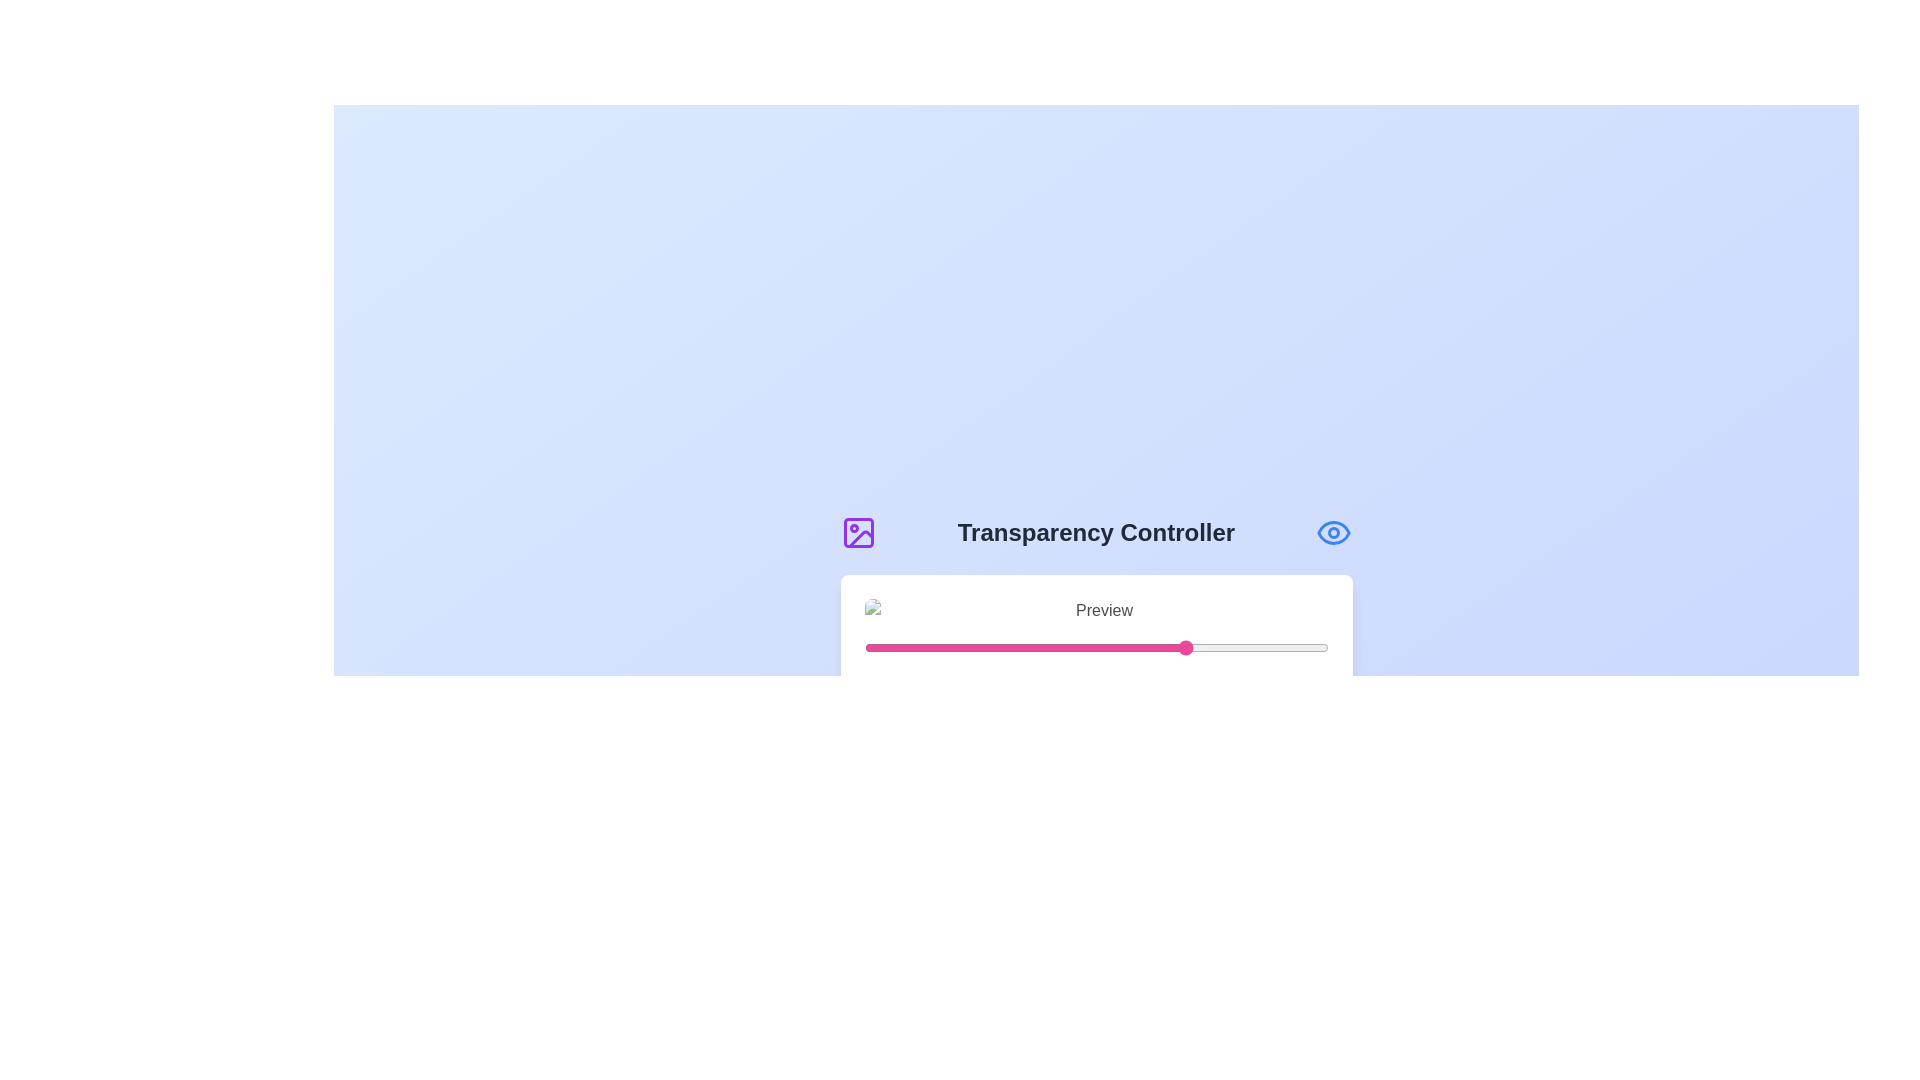  What do you see at coordinates (1094, 609) in the screenshot?
I see `the preview image to inspect it` at bounding box center [1094, 609].